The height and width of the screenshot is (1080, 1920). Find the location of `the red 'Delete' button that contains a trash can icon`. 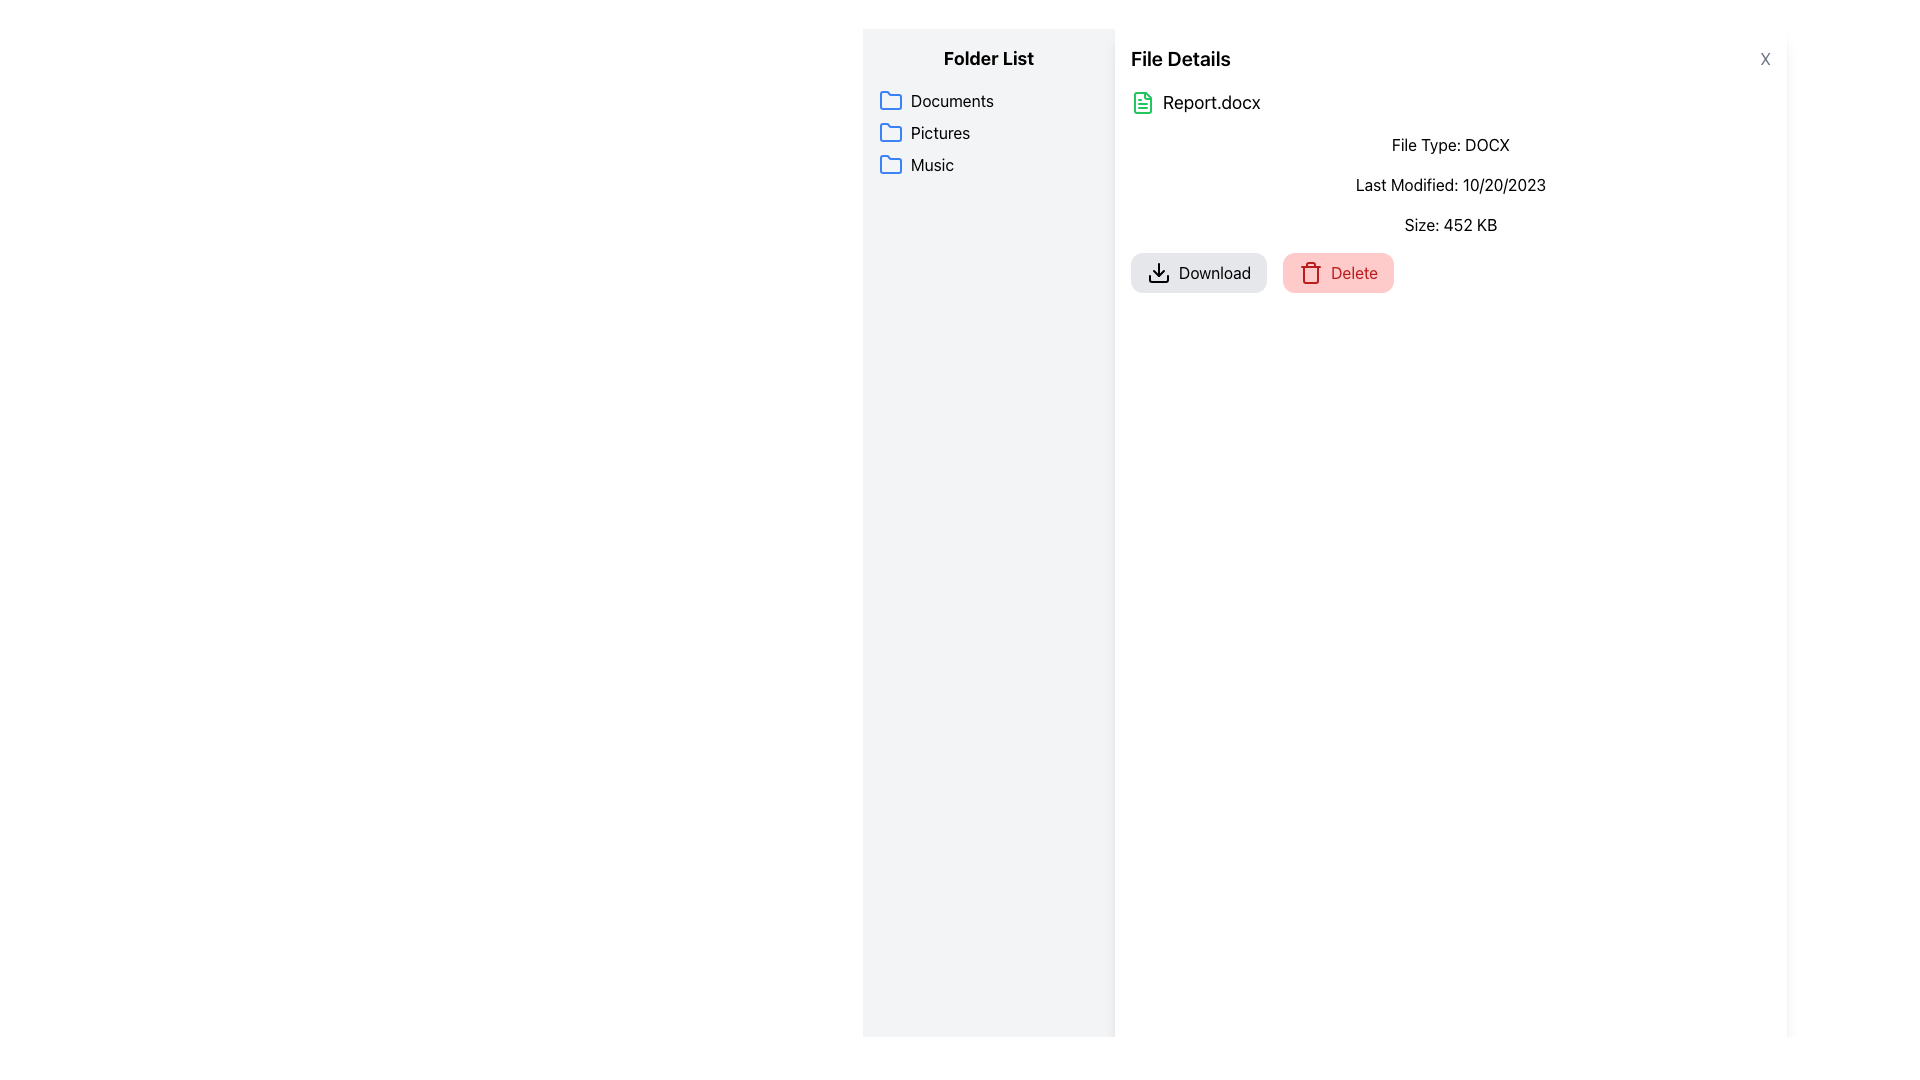

the red 'Delete' button that contains a trash can icon is located at coordinates (1311, 274).